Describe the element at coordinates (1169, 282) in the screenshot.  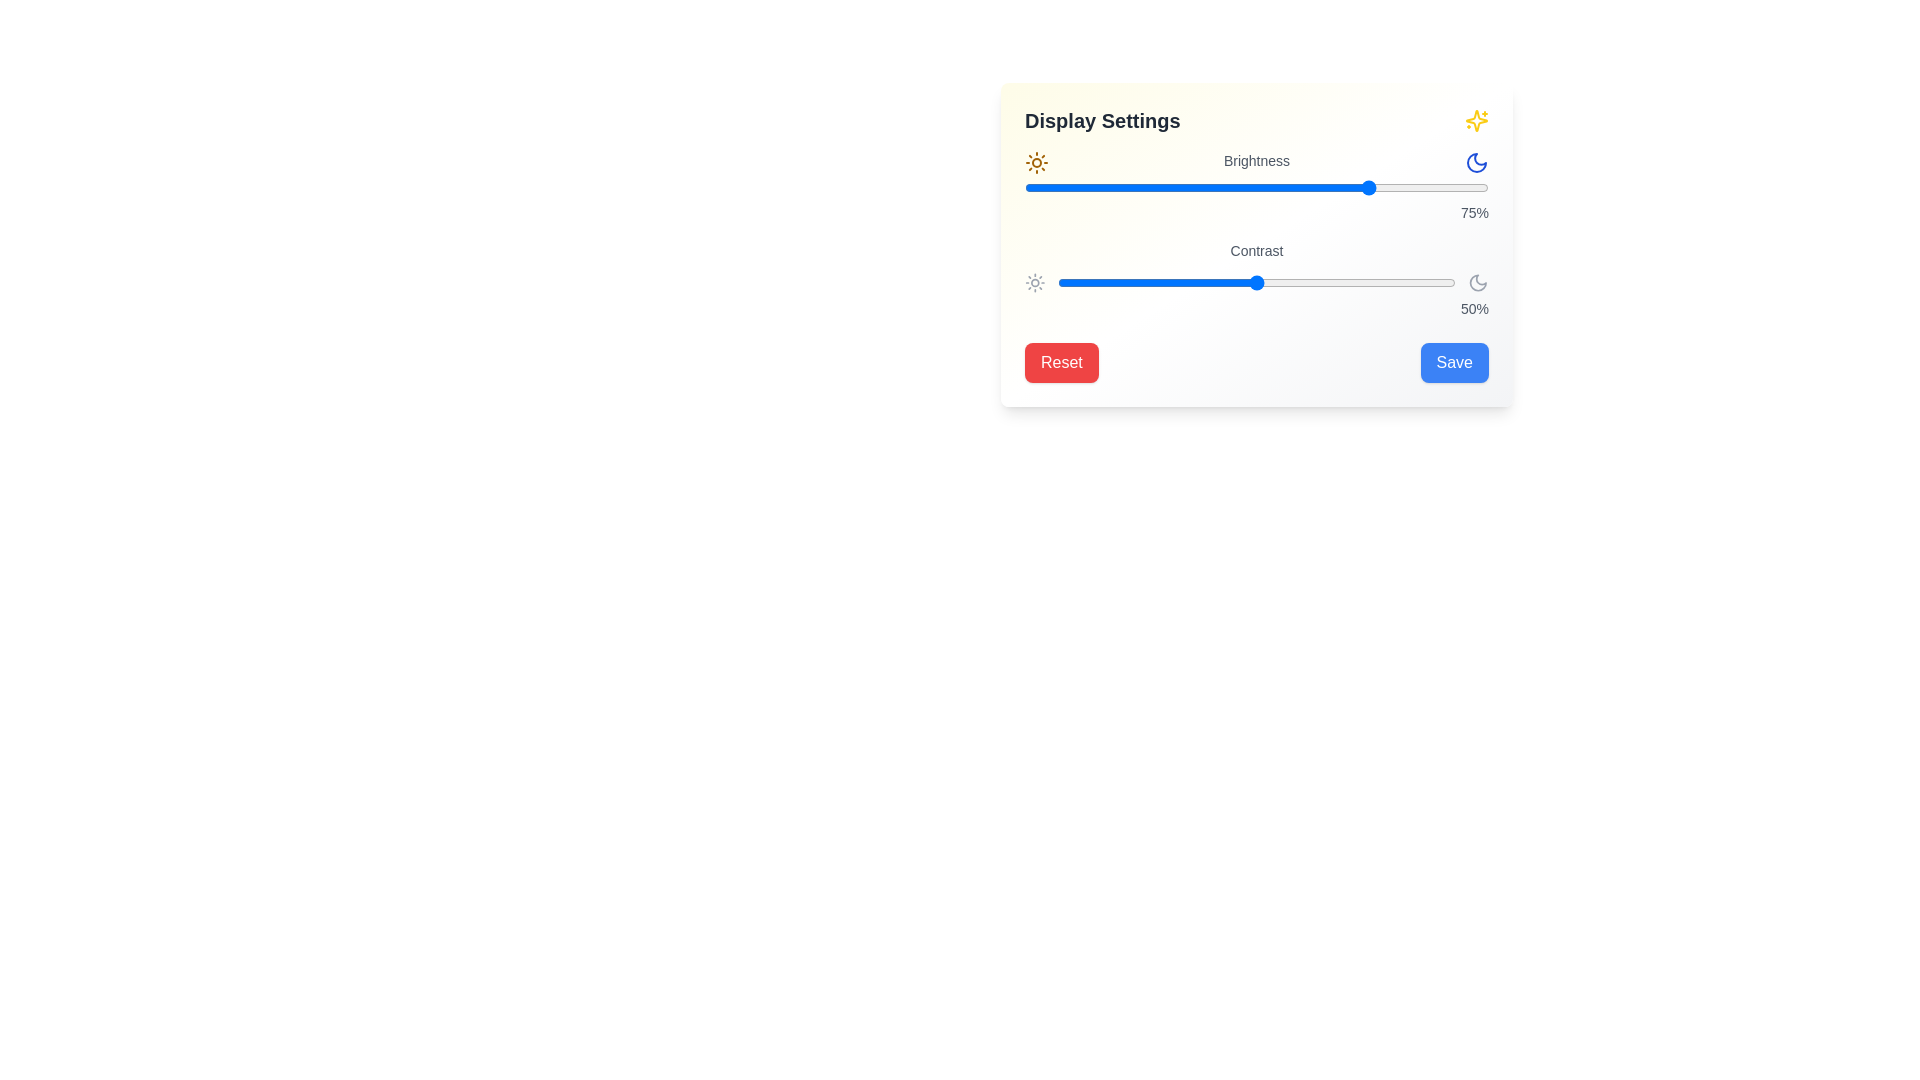
I see `the contrast` at that location.